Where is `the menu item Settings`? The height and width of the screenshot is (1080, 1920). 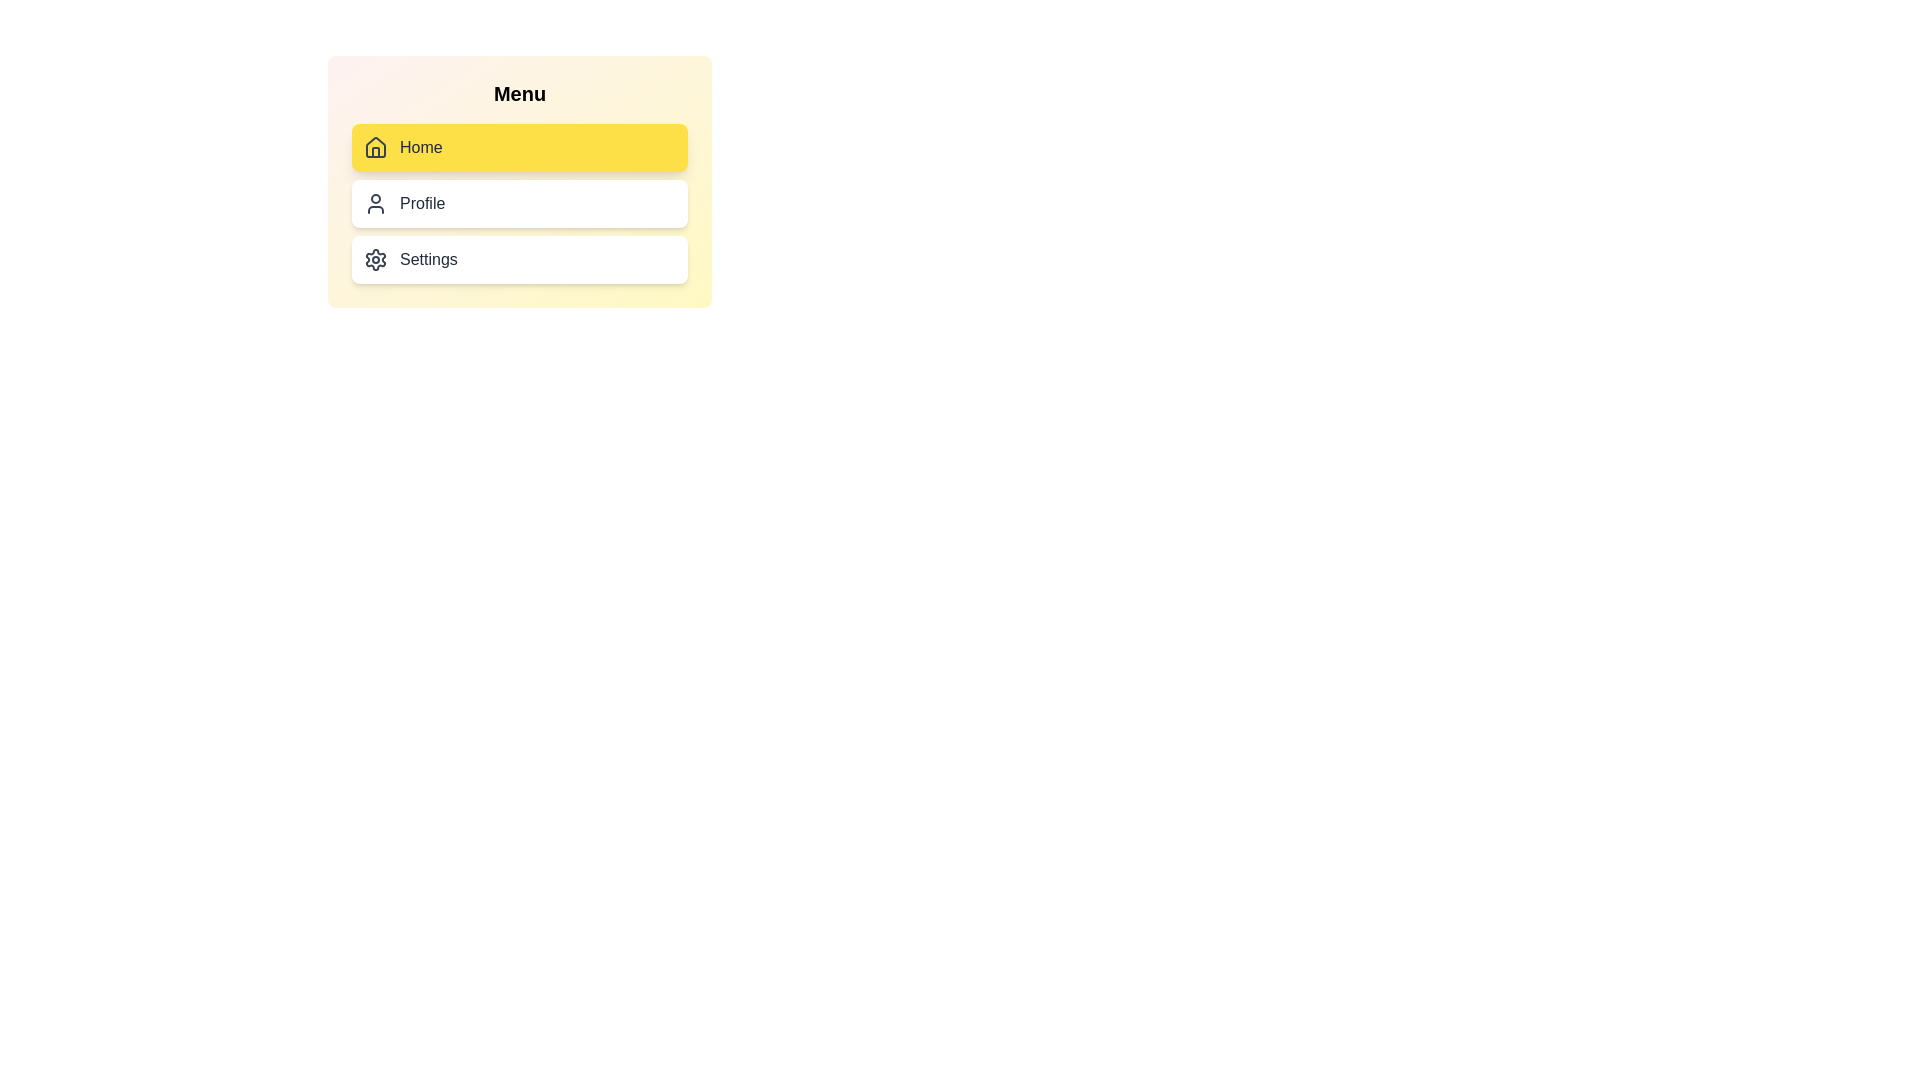 the menu item Settings is located at coordinates (519, 258).